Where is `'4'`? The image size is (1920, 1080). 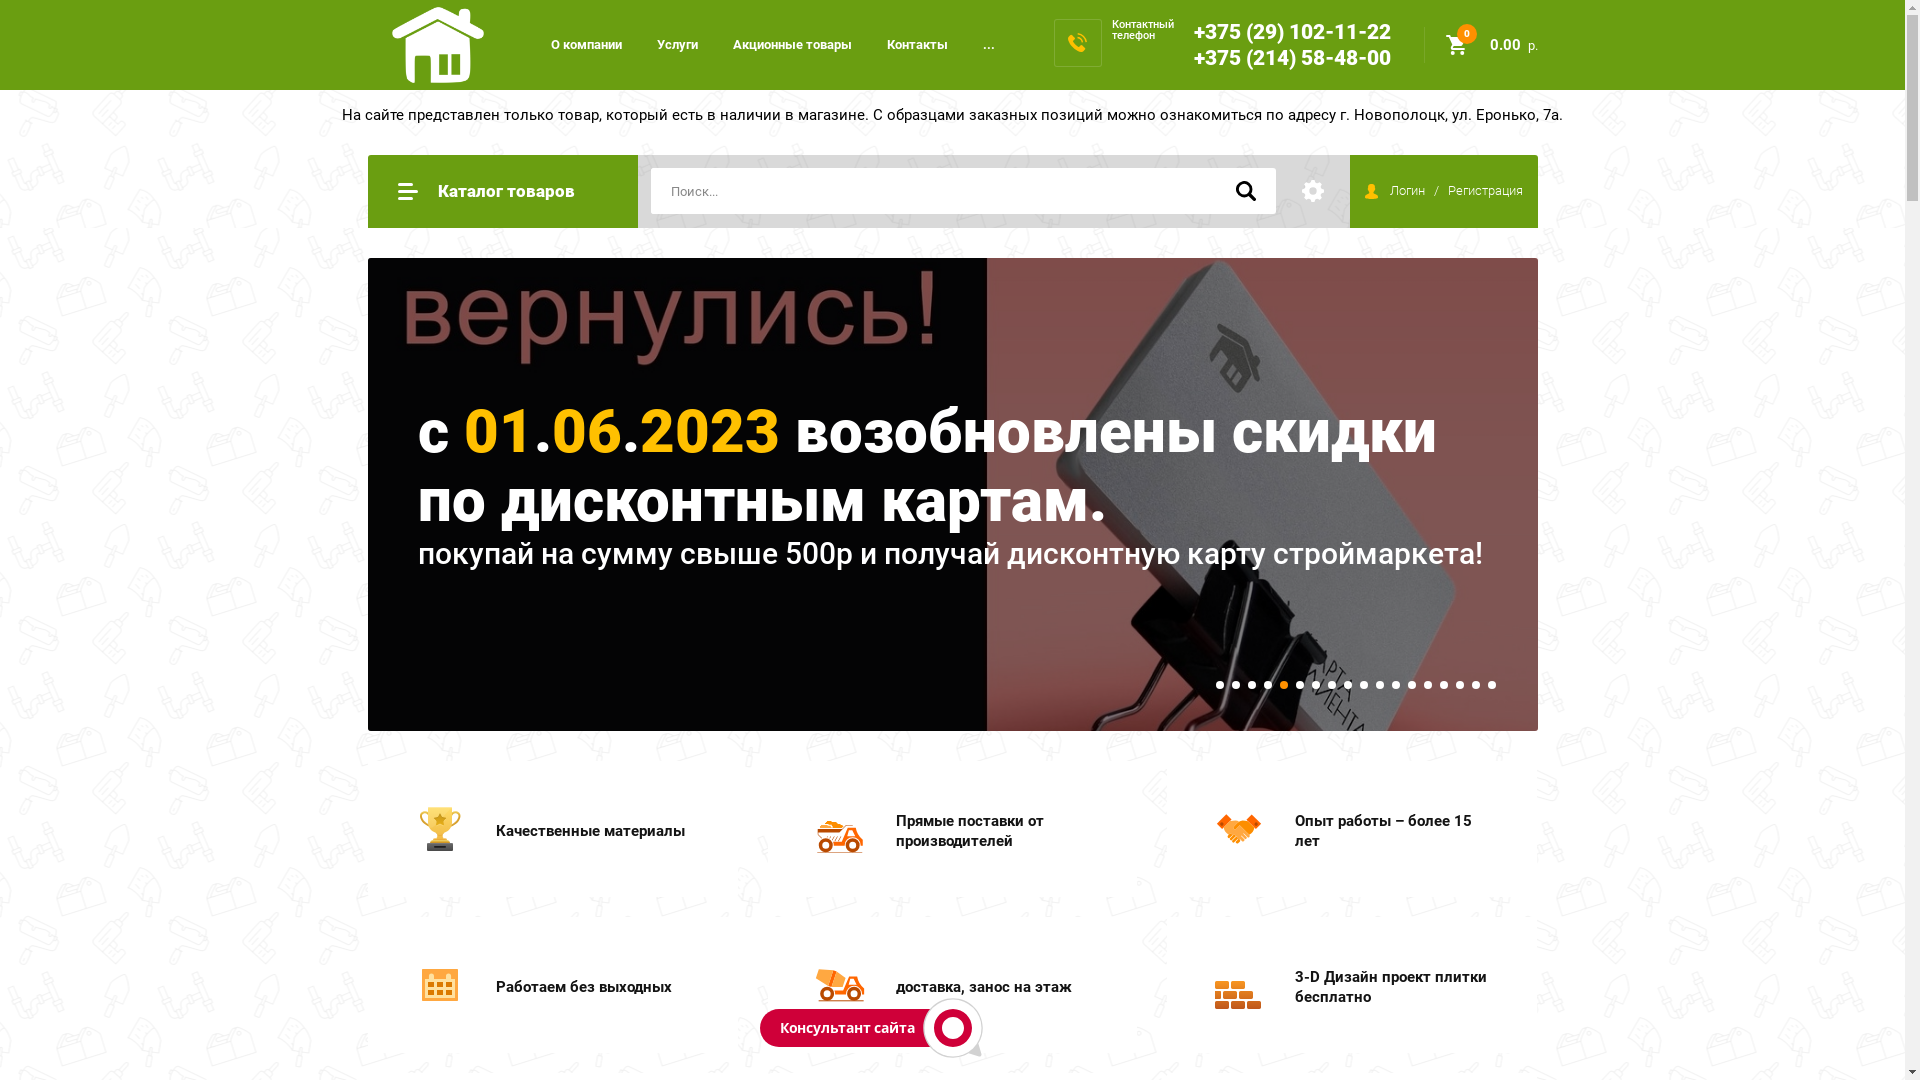 '4' is located at coordinates (1266, 684).